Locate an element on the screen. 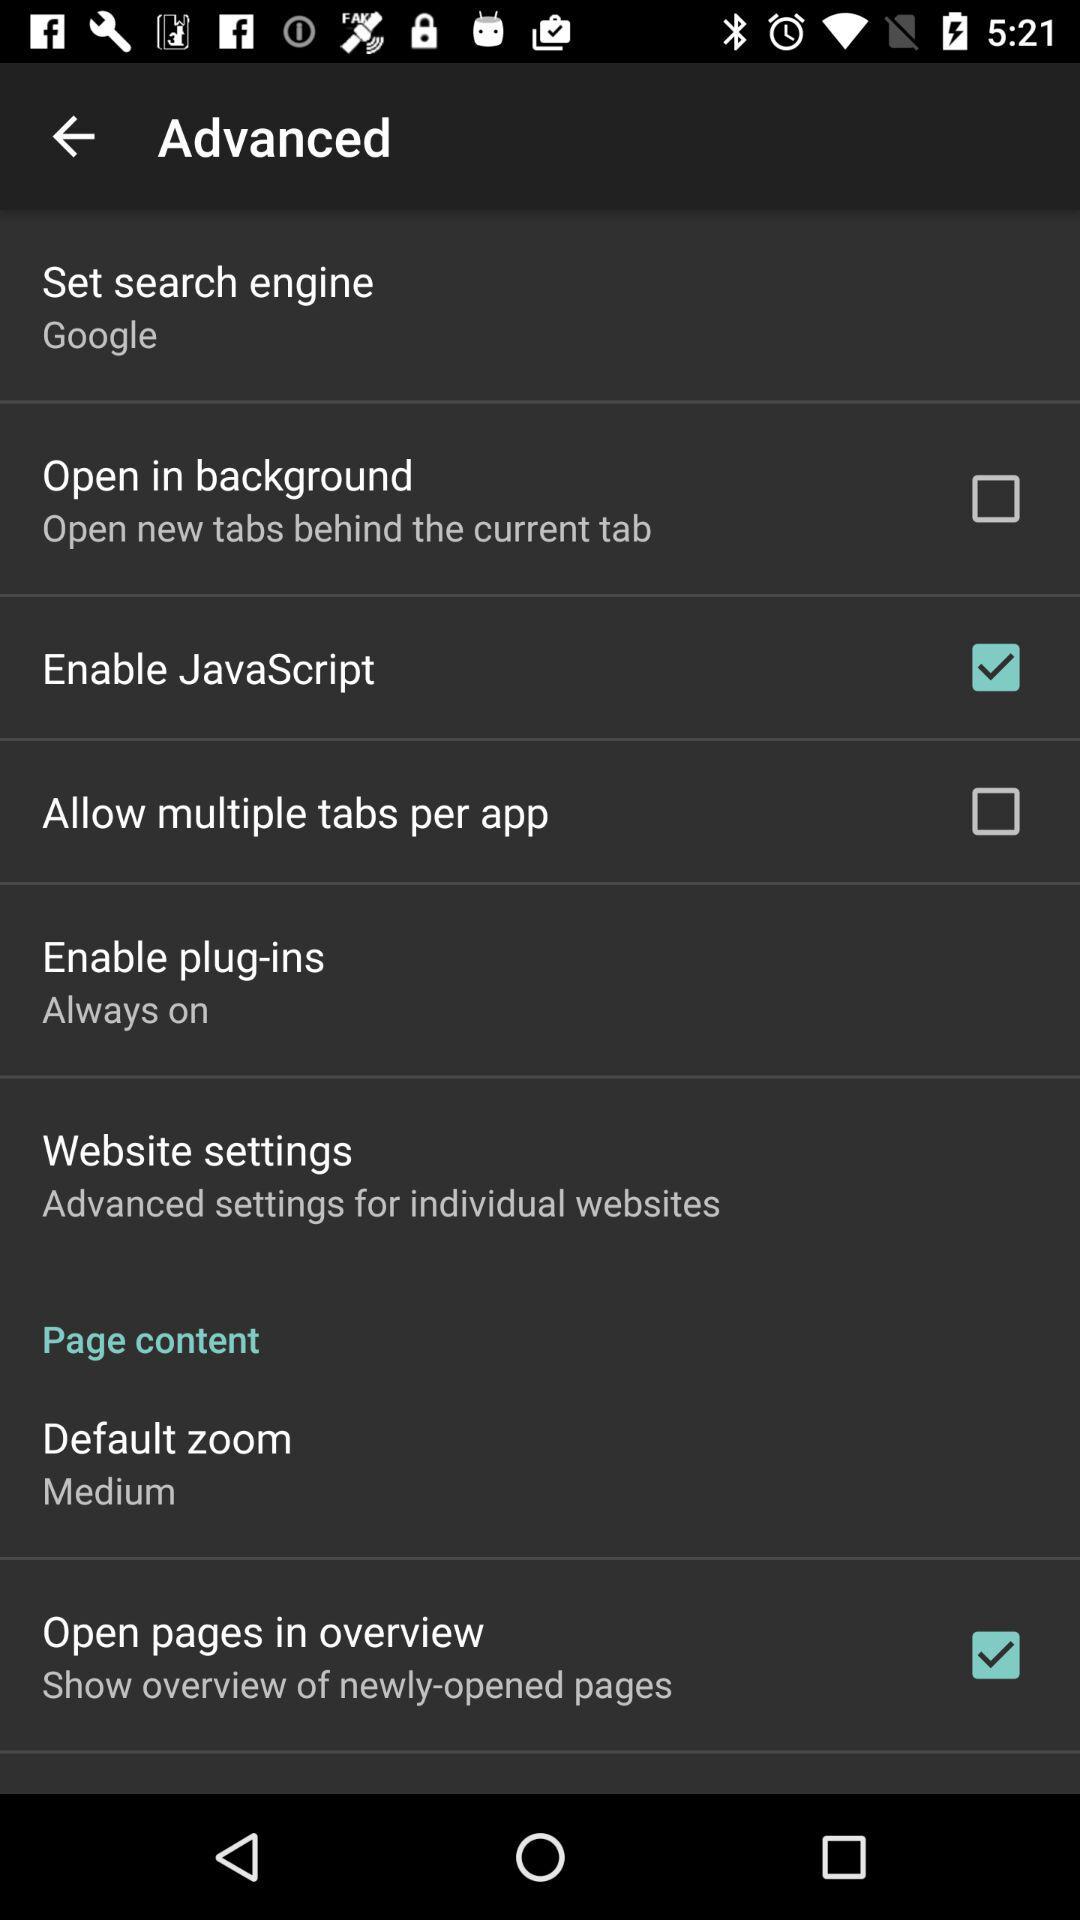  the app below open pages in is located at coordinates (356, 1682).